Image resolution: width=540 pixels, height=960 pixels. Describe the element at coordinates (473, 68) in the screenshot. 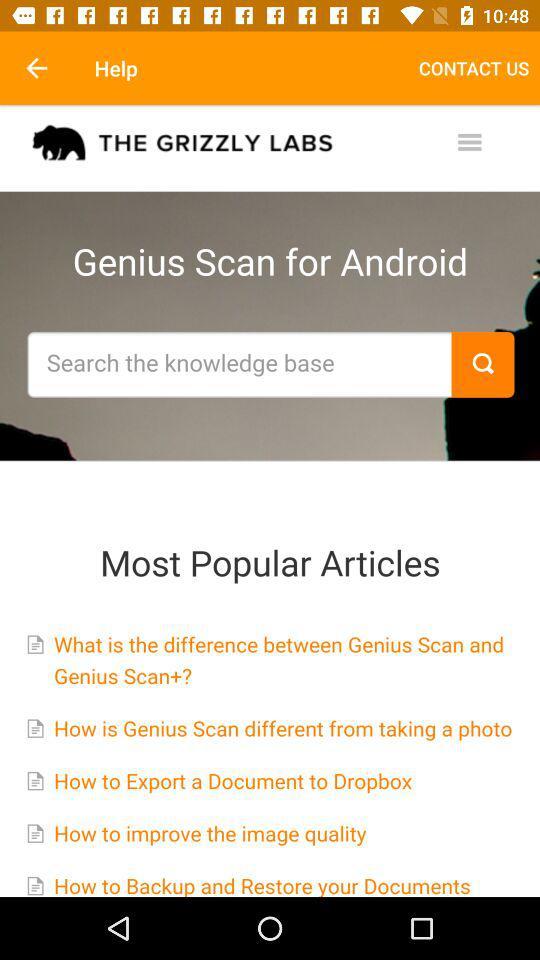

I see `the item next to the help icon` at that location.